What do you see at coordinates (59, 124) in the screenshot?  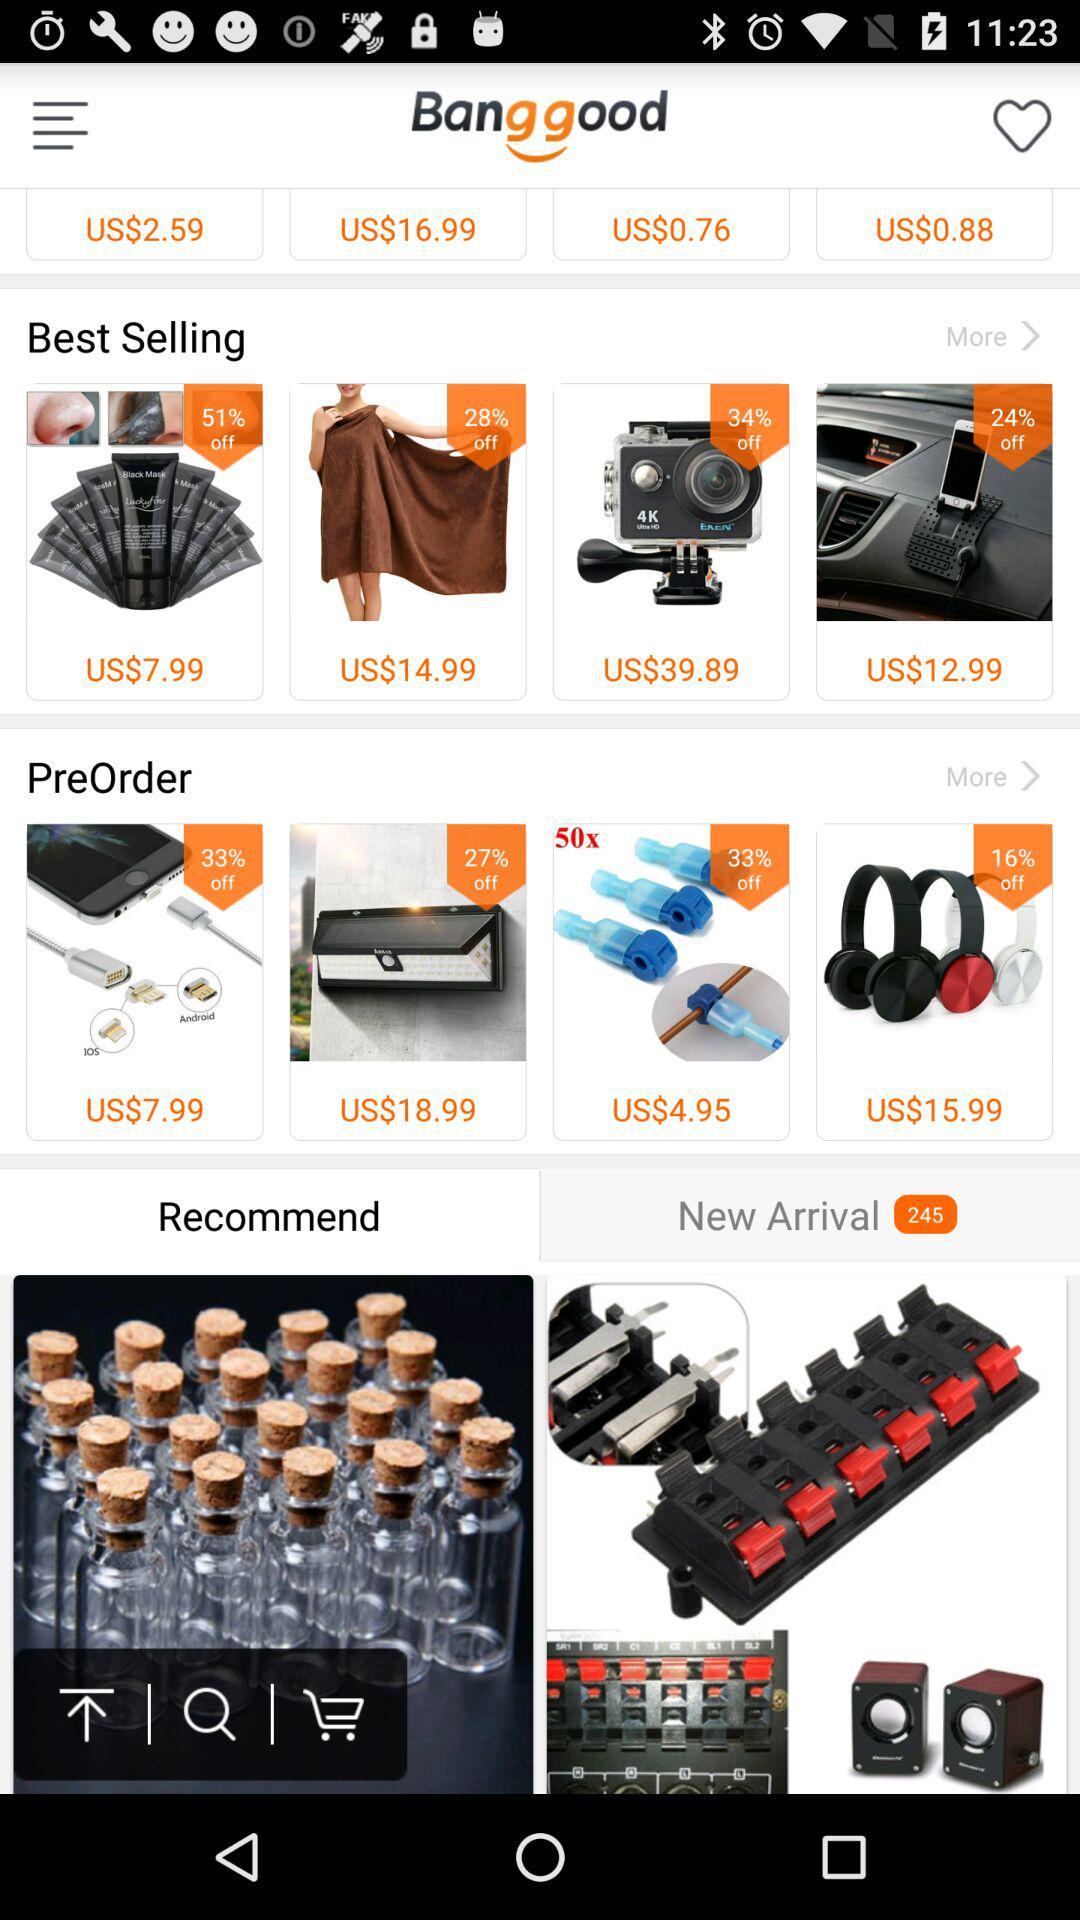 I see `more options` at bounding box center [59, 124].